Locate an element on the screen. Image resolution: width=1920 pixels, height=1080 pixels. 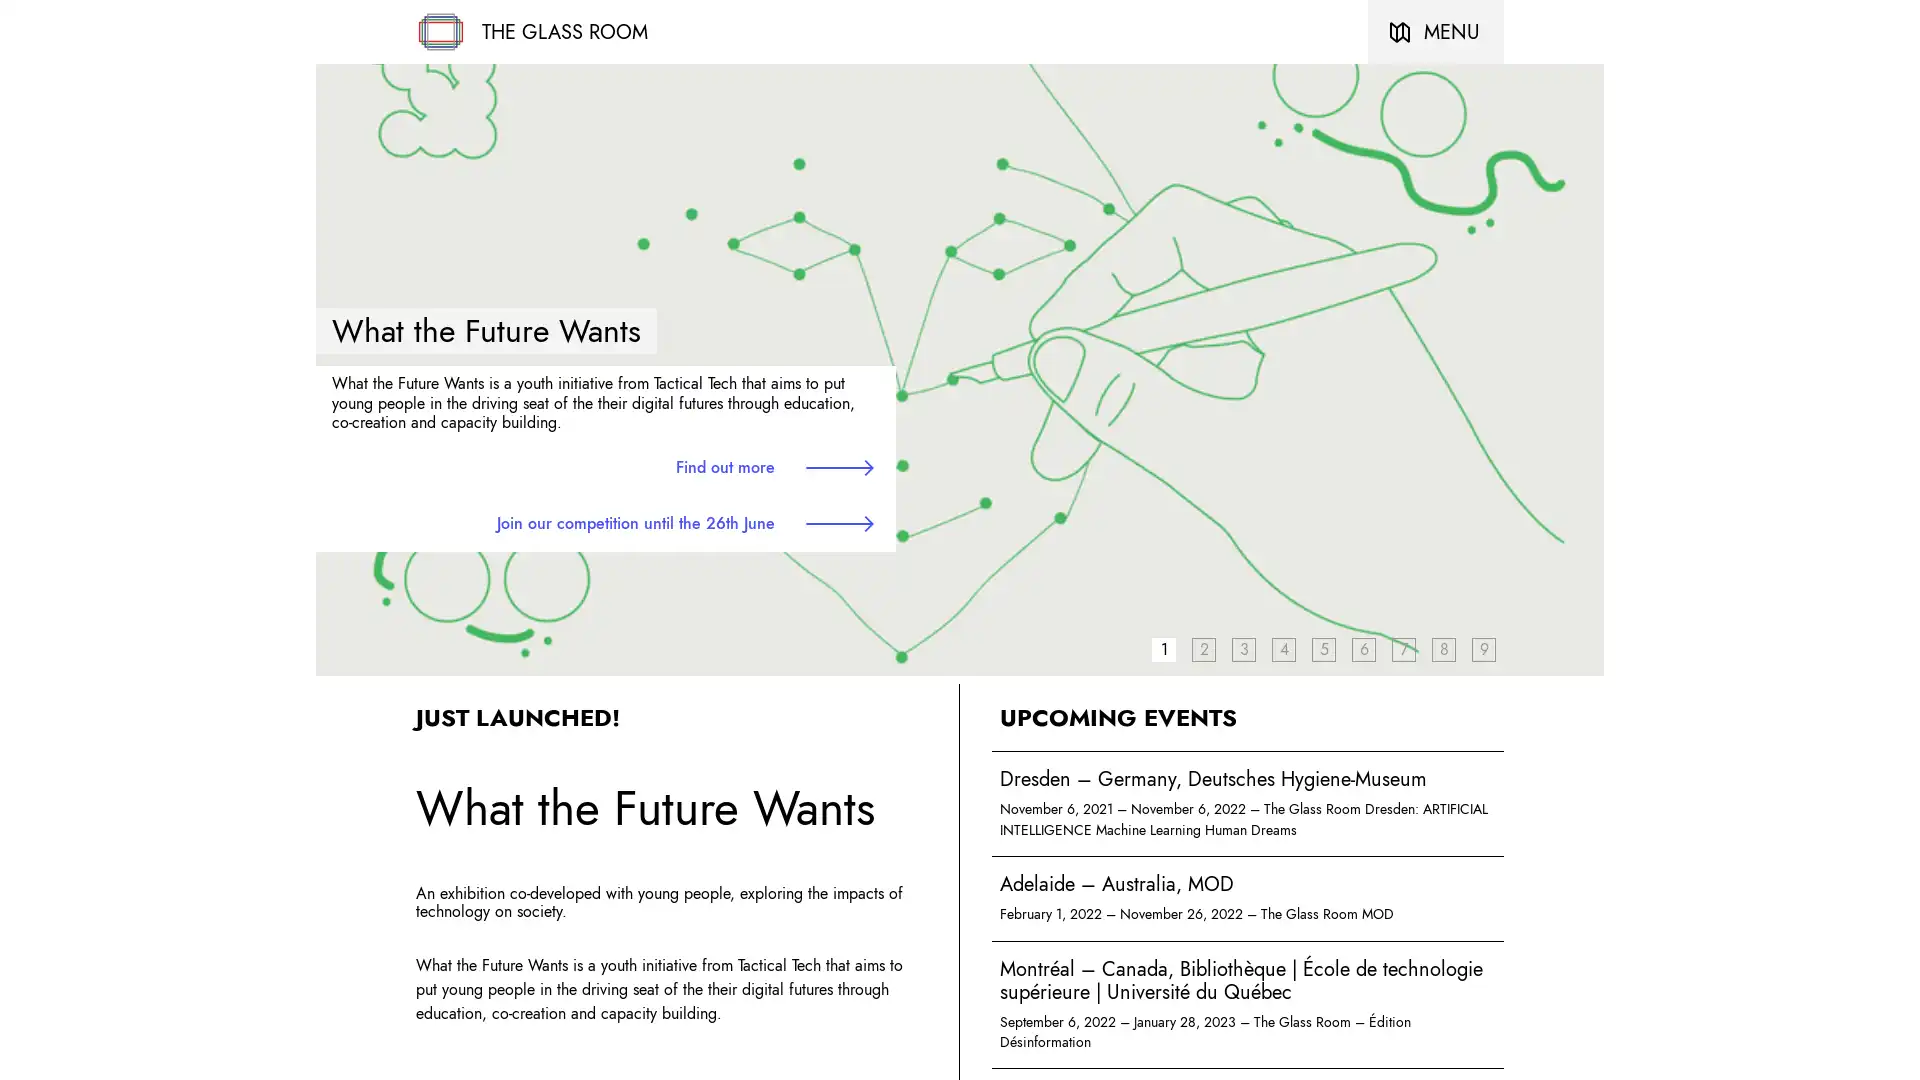
slide item 3 is located at coordinates (1242, 648).